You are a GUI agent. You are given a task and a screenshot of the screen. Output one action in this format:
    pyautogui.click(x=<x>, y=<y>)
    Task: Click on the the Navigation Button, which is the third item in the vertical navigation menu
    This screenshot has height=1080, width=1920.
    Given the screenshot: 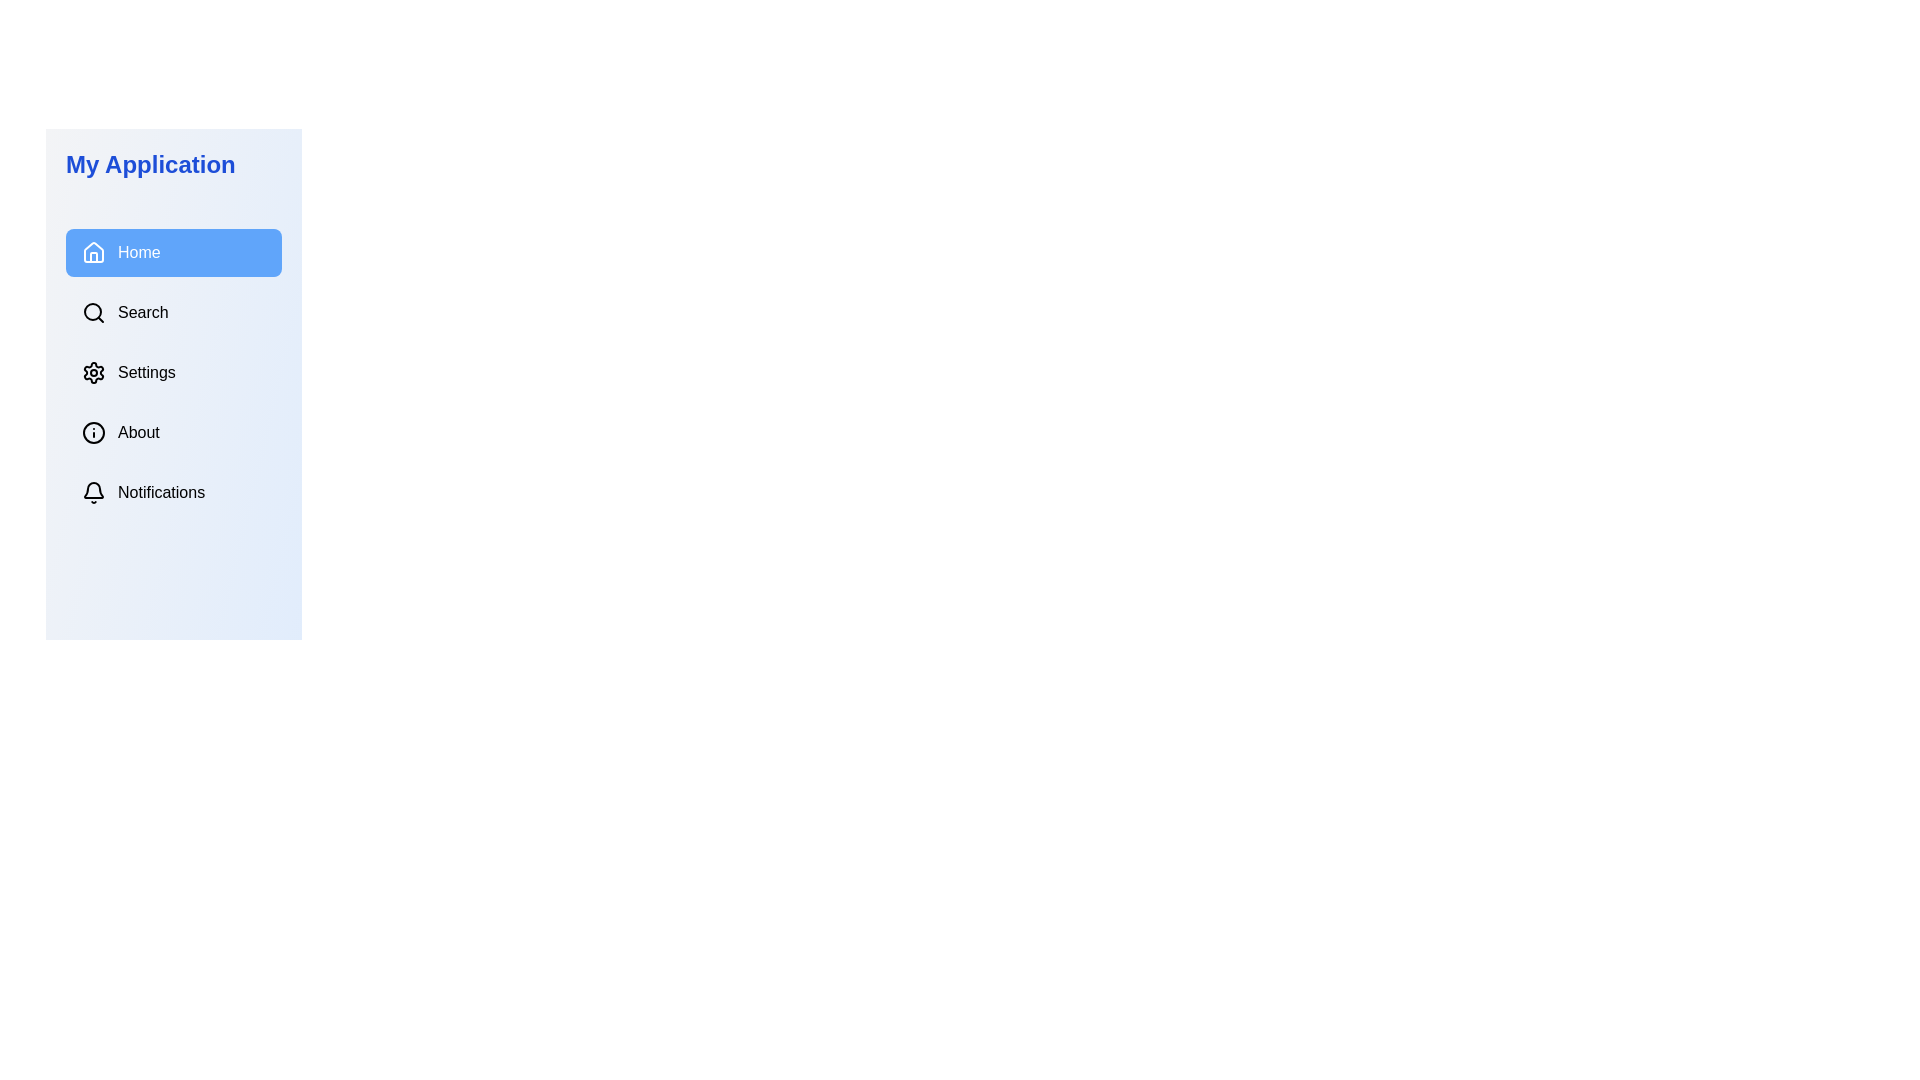 What is the action you would take?
    pyautogui.click(x=173, y=373)
    